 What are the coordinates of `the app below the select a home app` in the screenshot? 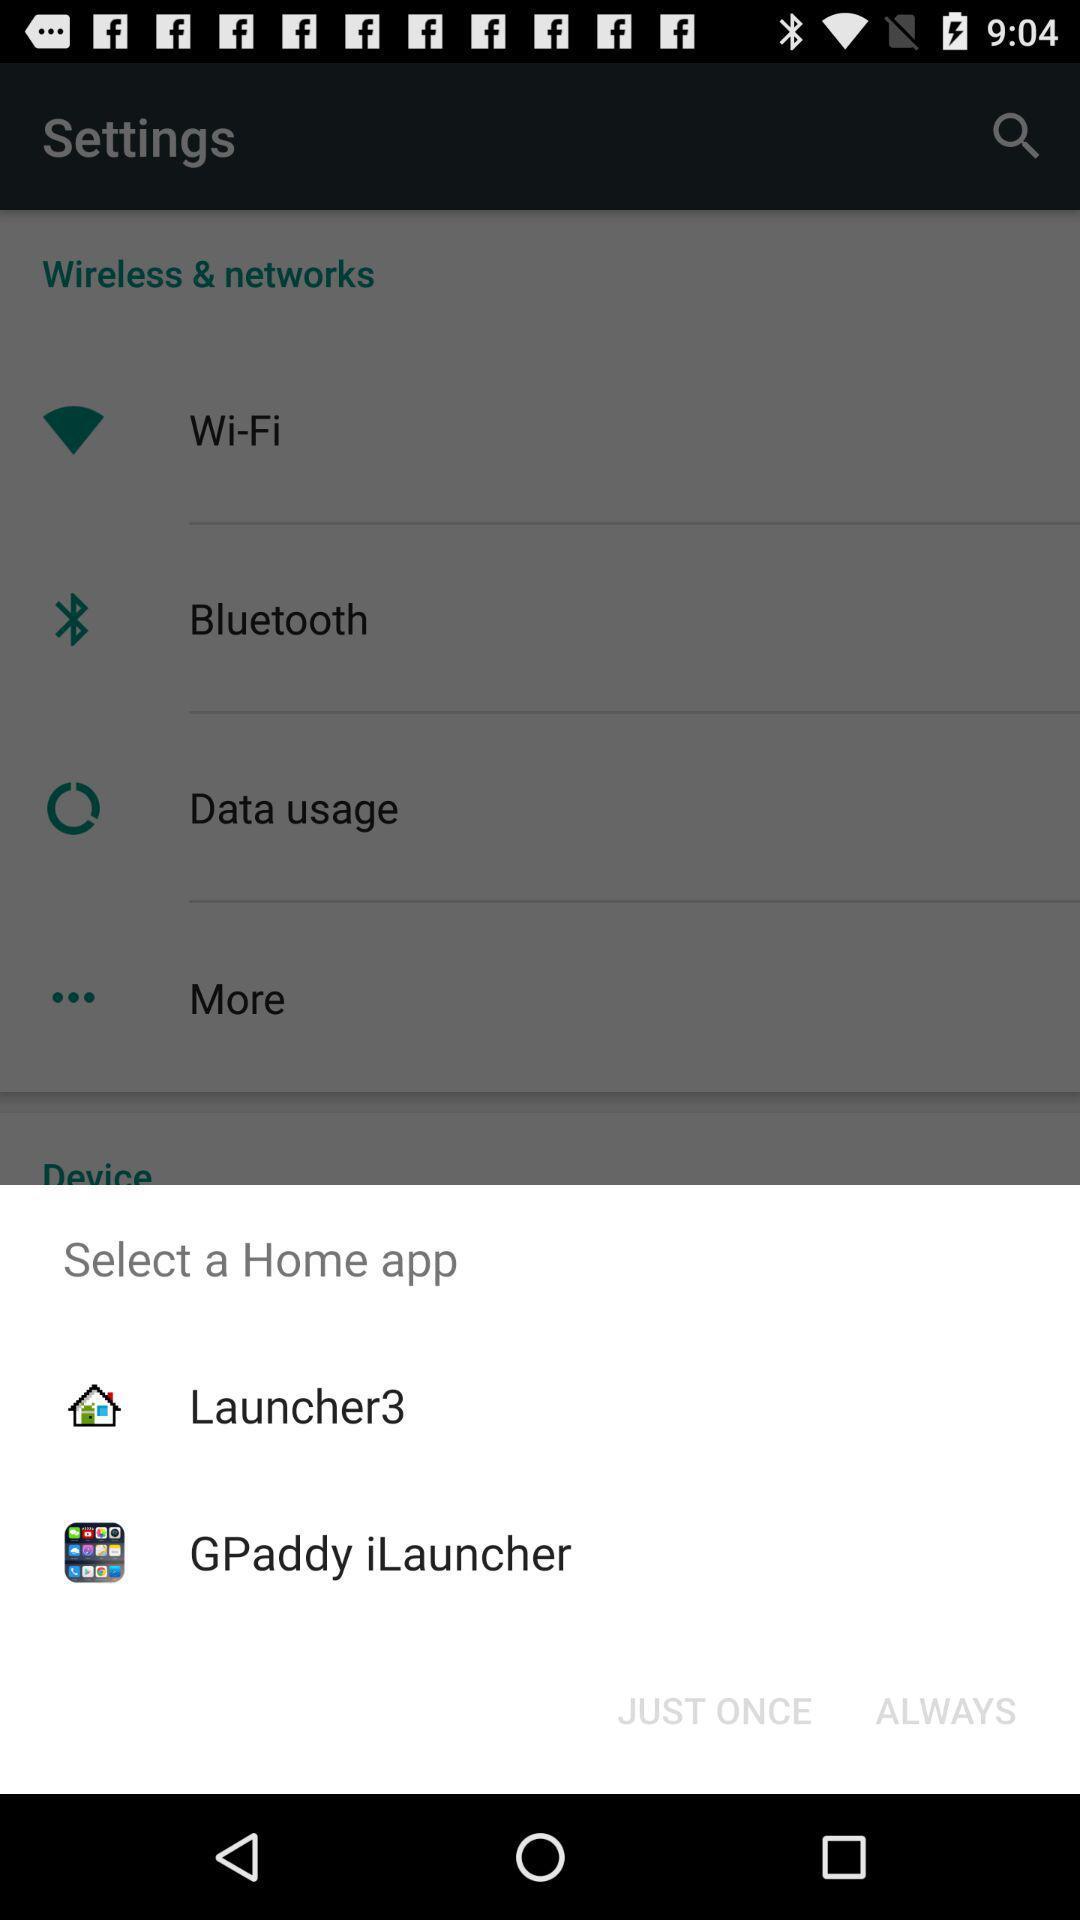 It's located at (945, 1708).